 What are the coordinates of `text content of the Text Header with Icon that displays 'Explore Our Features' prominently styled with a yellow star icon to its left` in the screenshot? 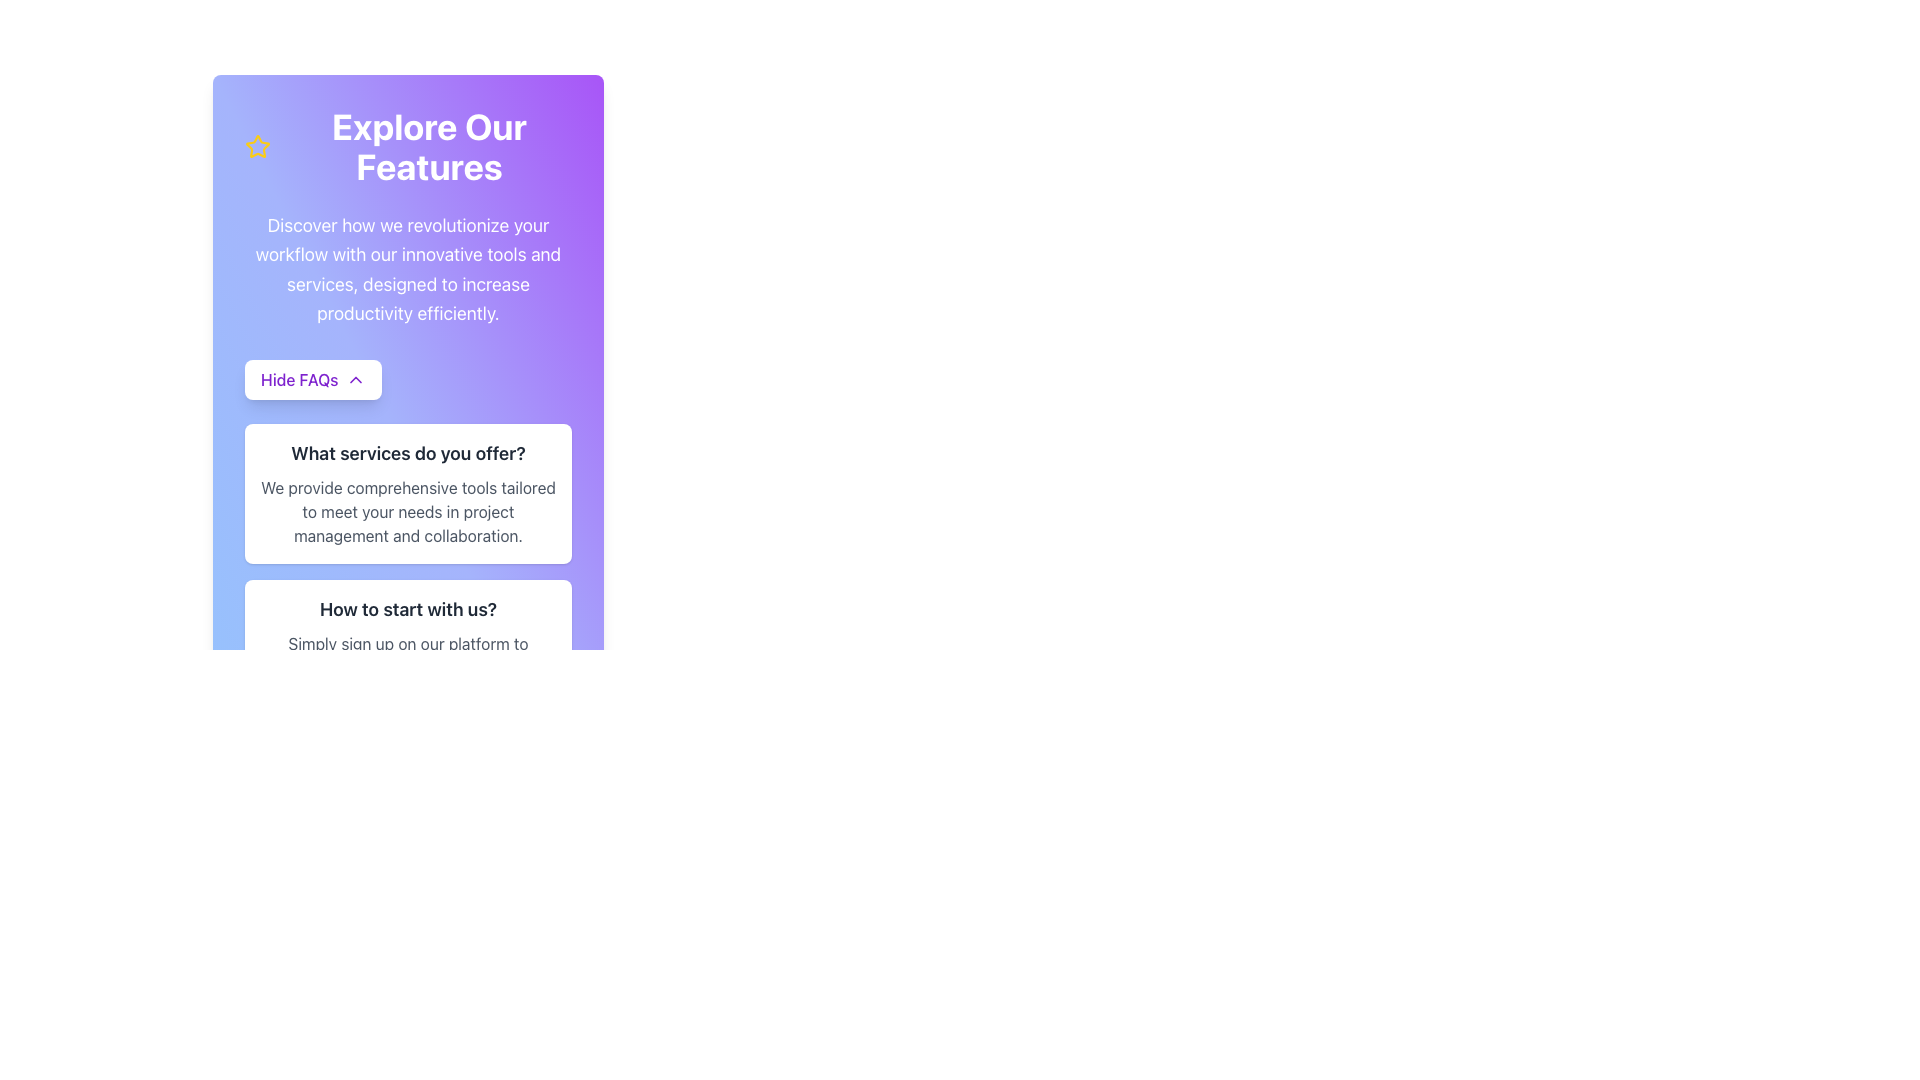 It's located at (407, 145).